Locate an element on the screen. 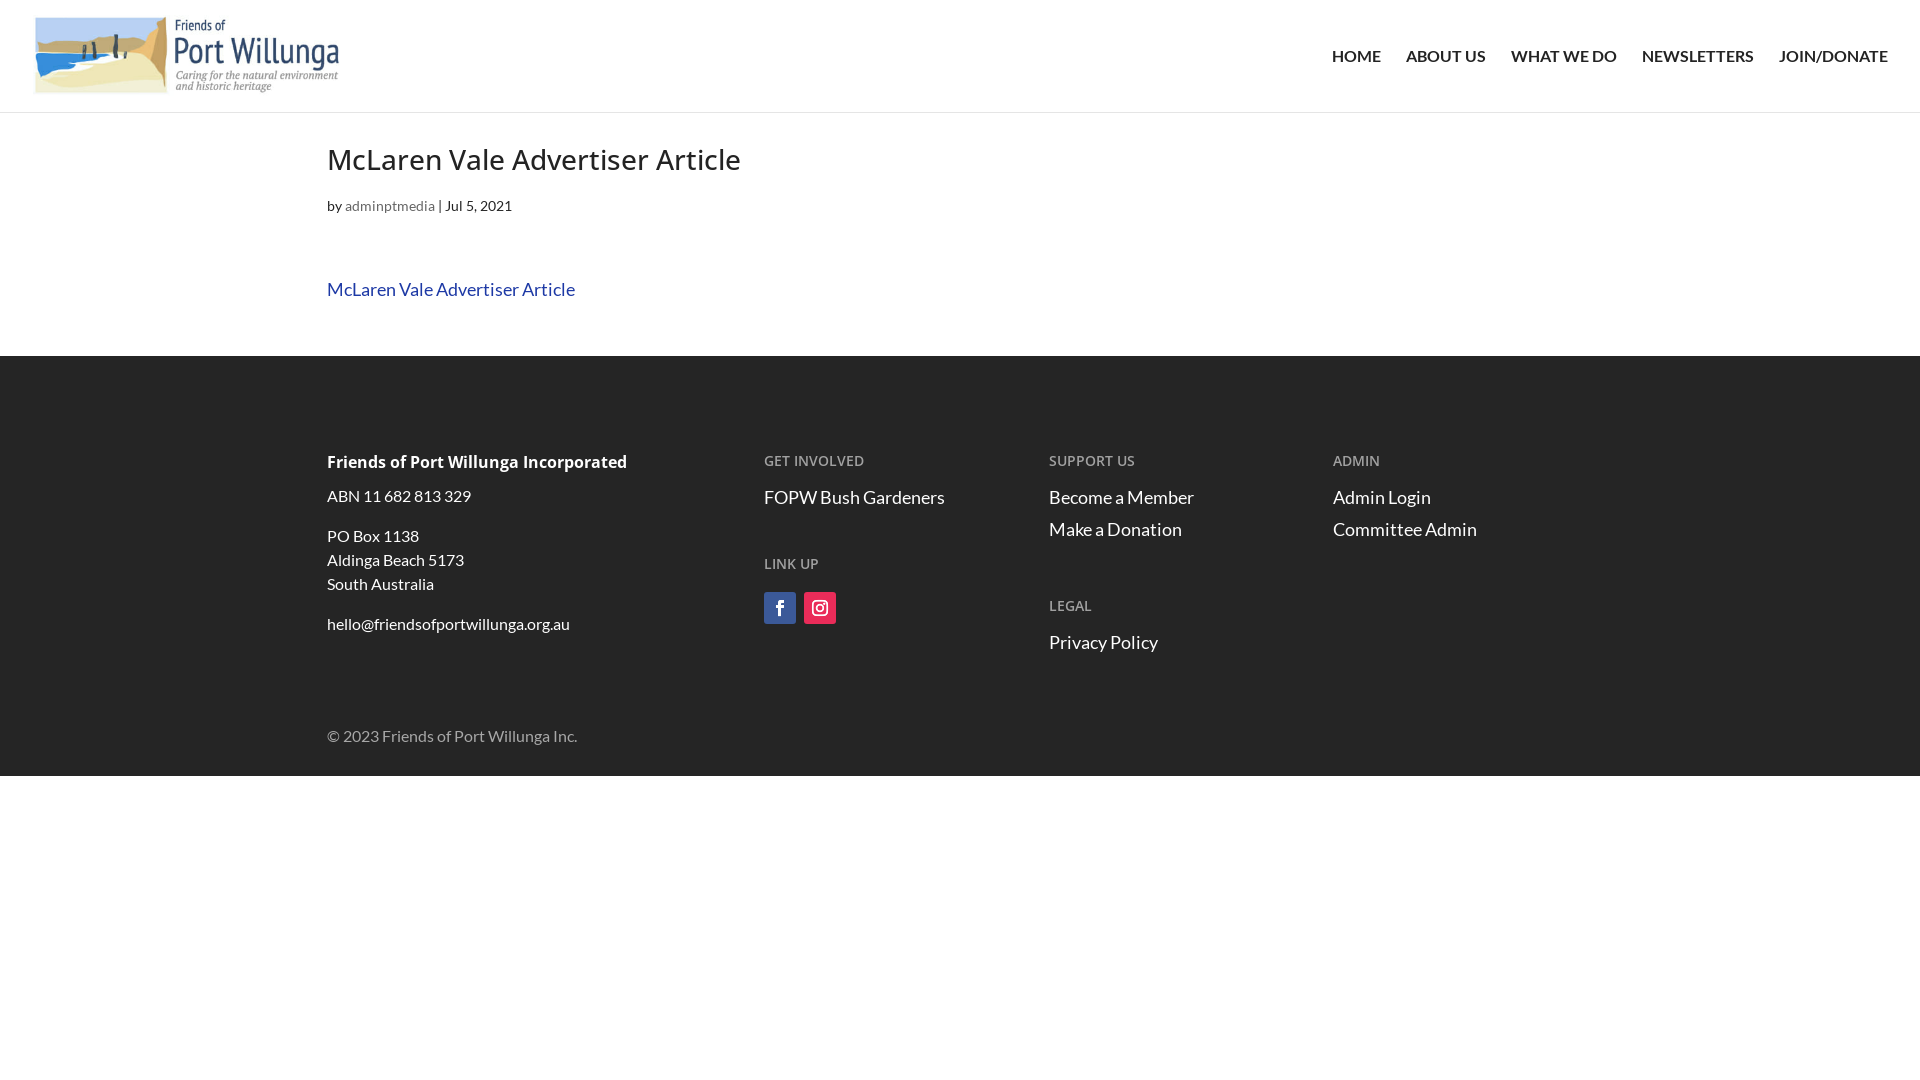  'Follow on Facebook' is located at coordinates (778, 607).